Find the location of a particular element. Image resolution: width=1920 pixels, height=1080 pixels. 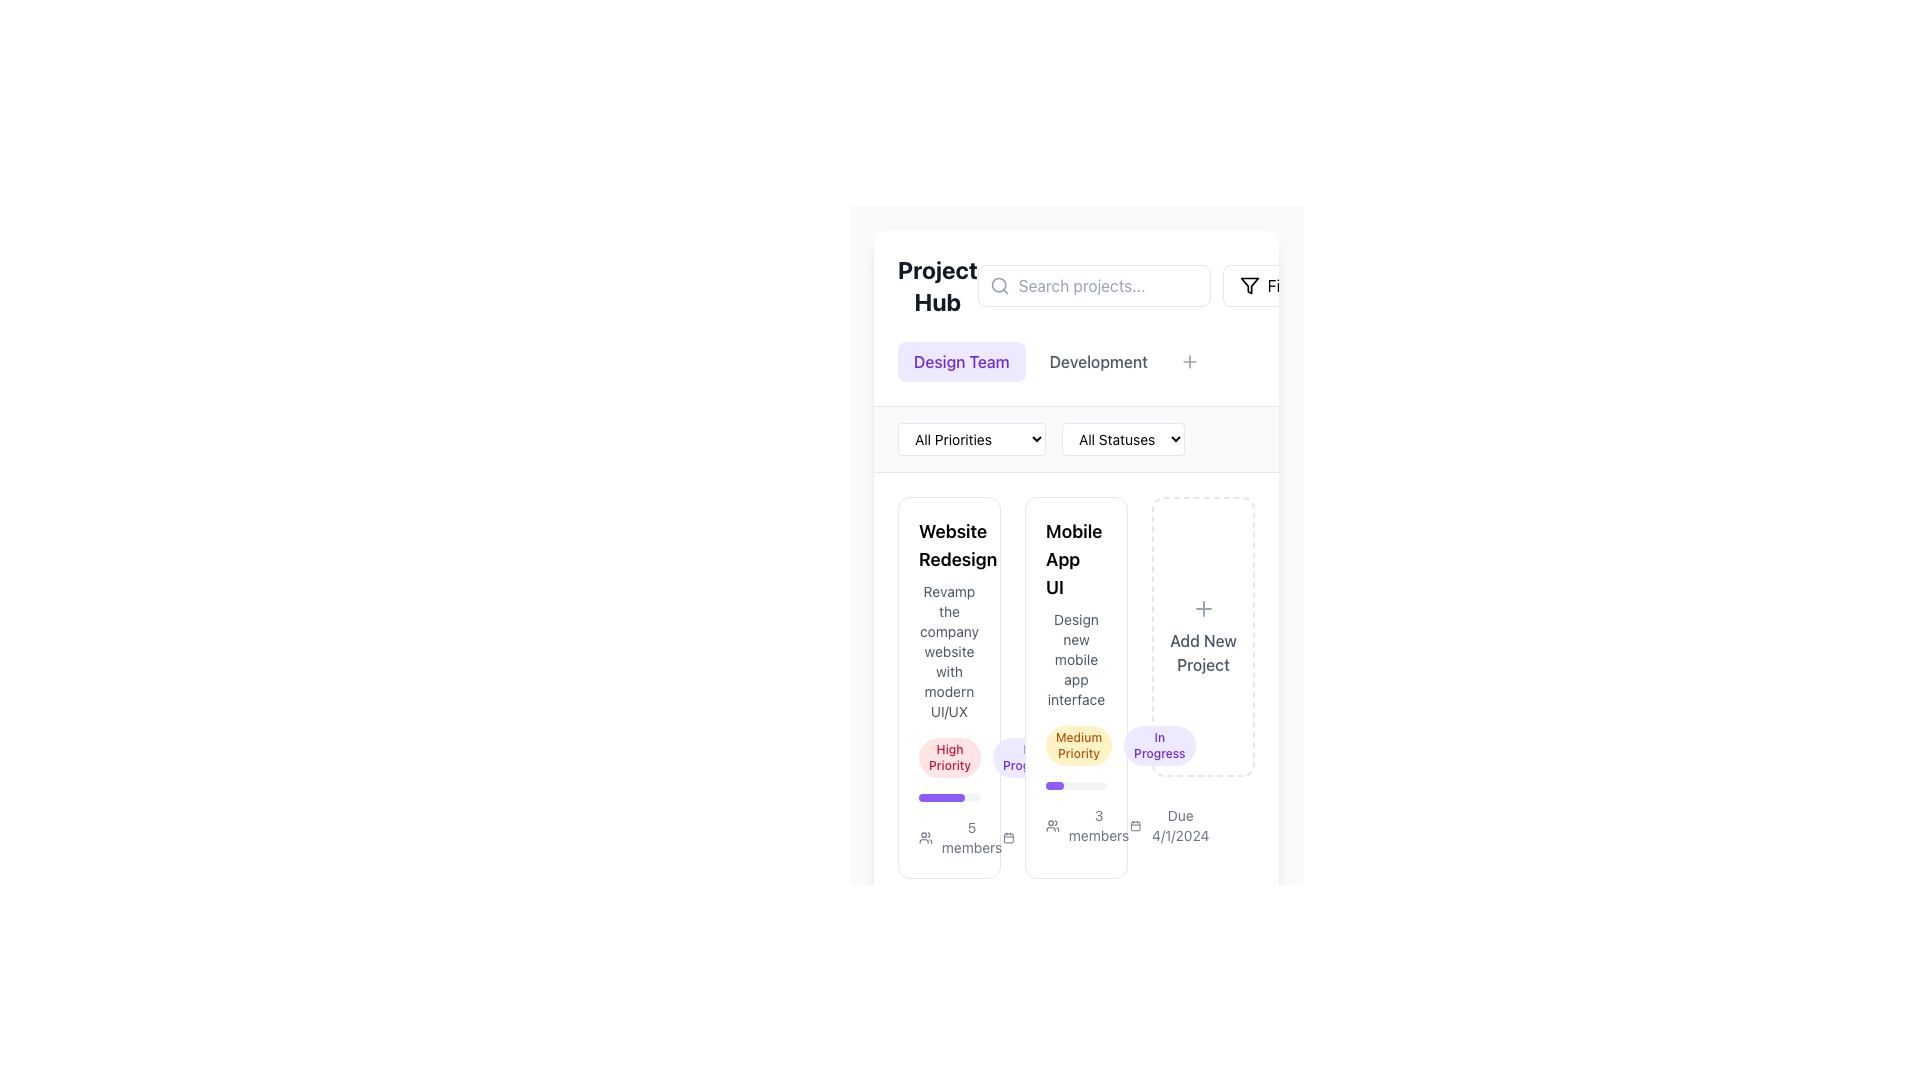

the 'Medium Priority' badge located in the first position of the horizontal arrangement of badges within the 'Mobile App UI' card is located at coordinates (1078, 745).